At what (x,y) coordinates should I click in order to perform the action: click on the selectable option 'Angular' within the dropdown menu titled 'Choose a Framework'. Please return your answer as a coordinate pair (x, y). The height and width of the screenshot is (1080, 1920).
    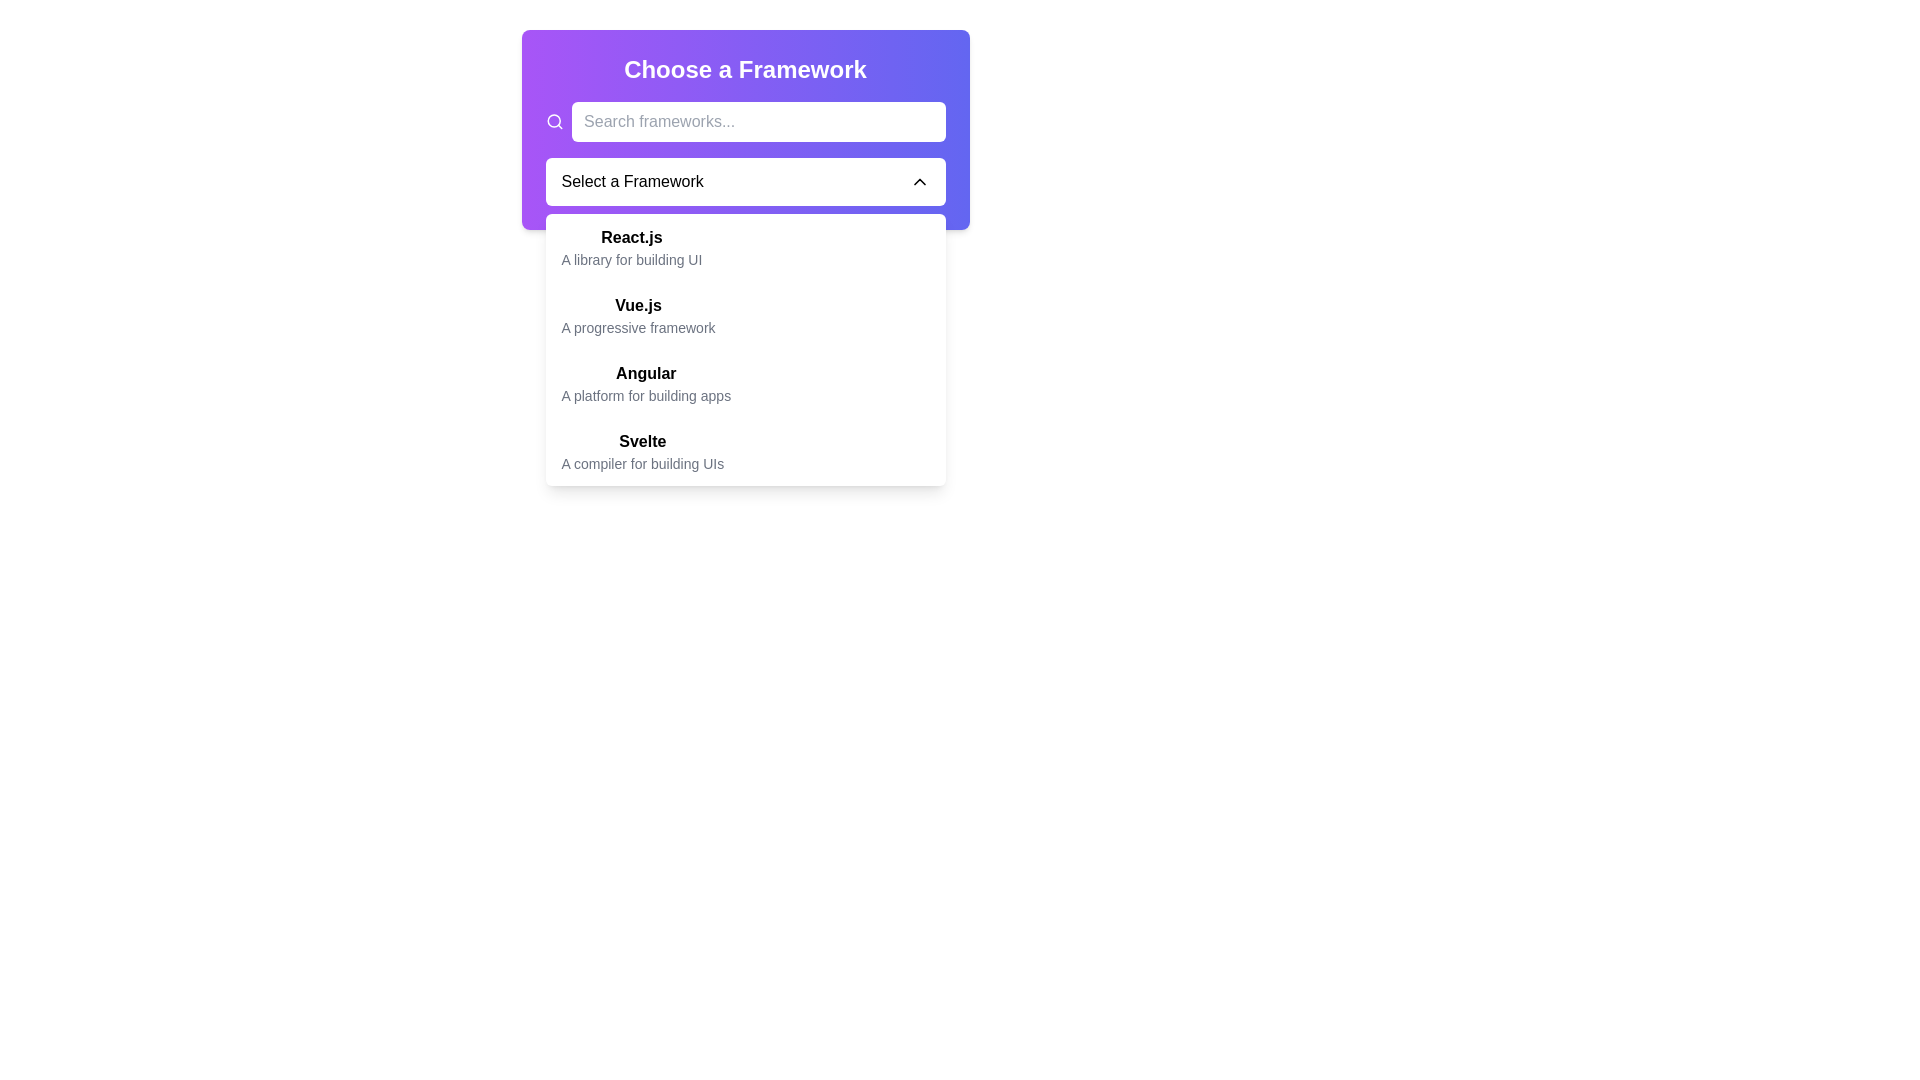
    Looking at the image, I should click on (646, 384).